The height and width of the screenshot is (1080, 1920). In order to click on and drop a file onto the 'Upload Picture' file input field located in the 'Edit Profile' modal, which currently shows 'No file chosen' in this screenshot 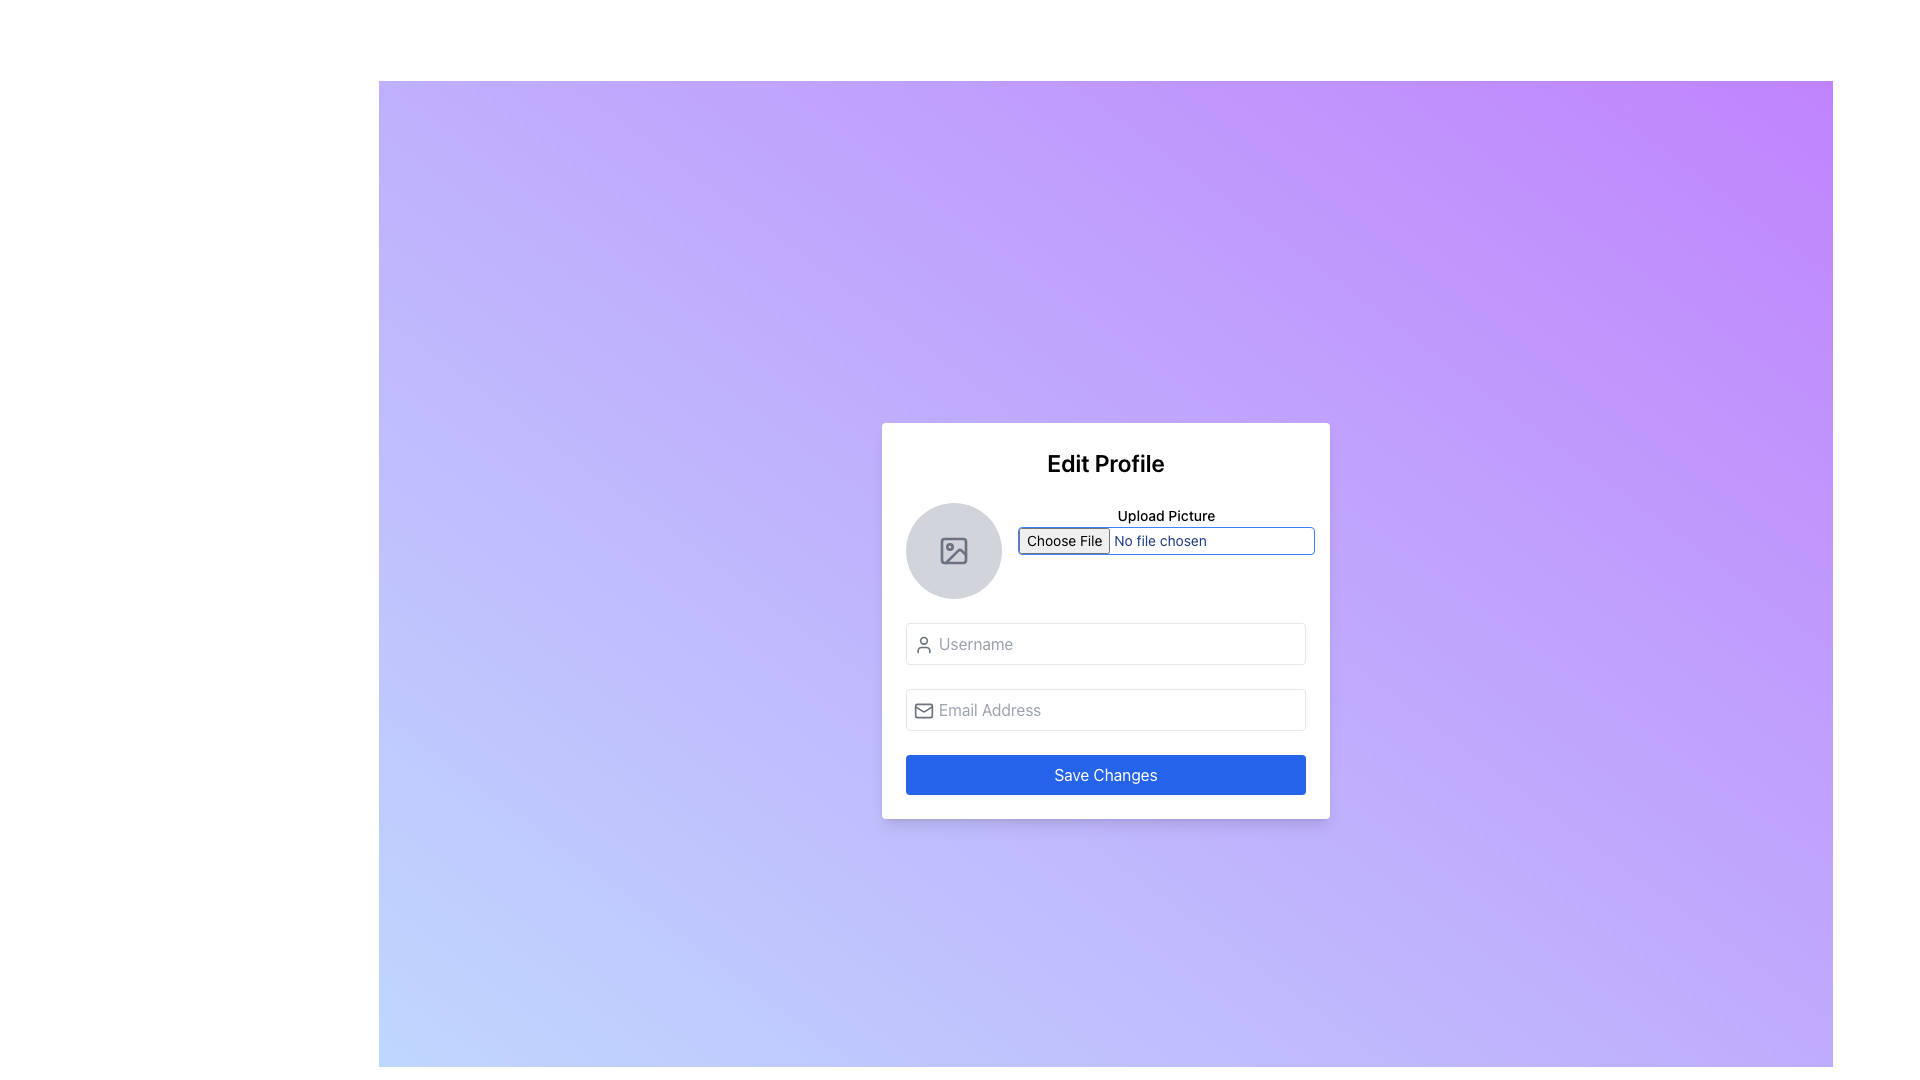, I will do `click(1166, 551)`.